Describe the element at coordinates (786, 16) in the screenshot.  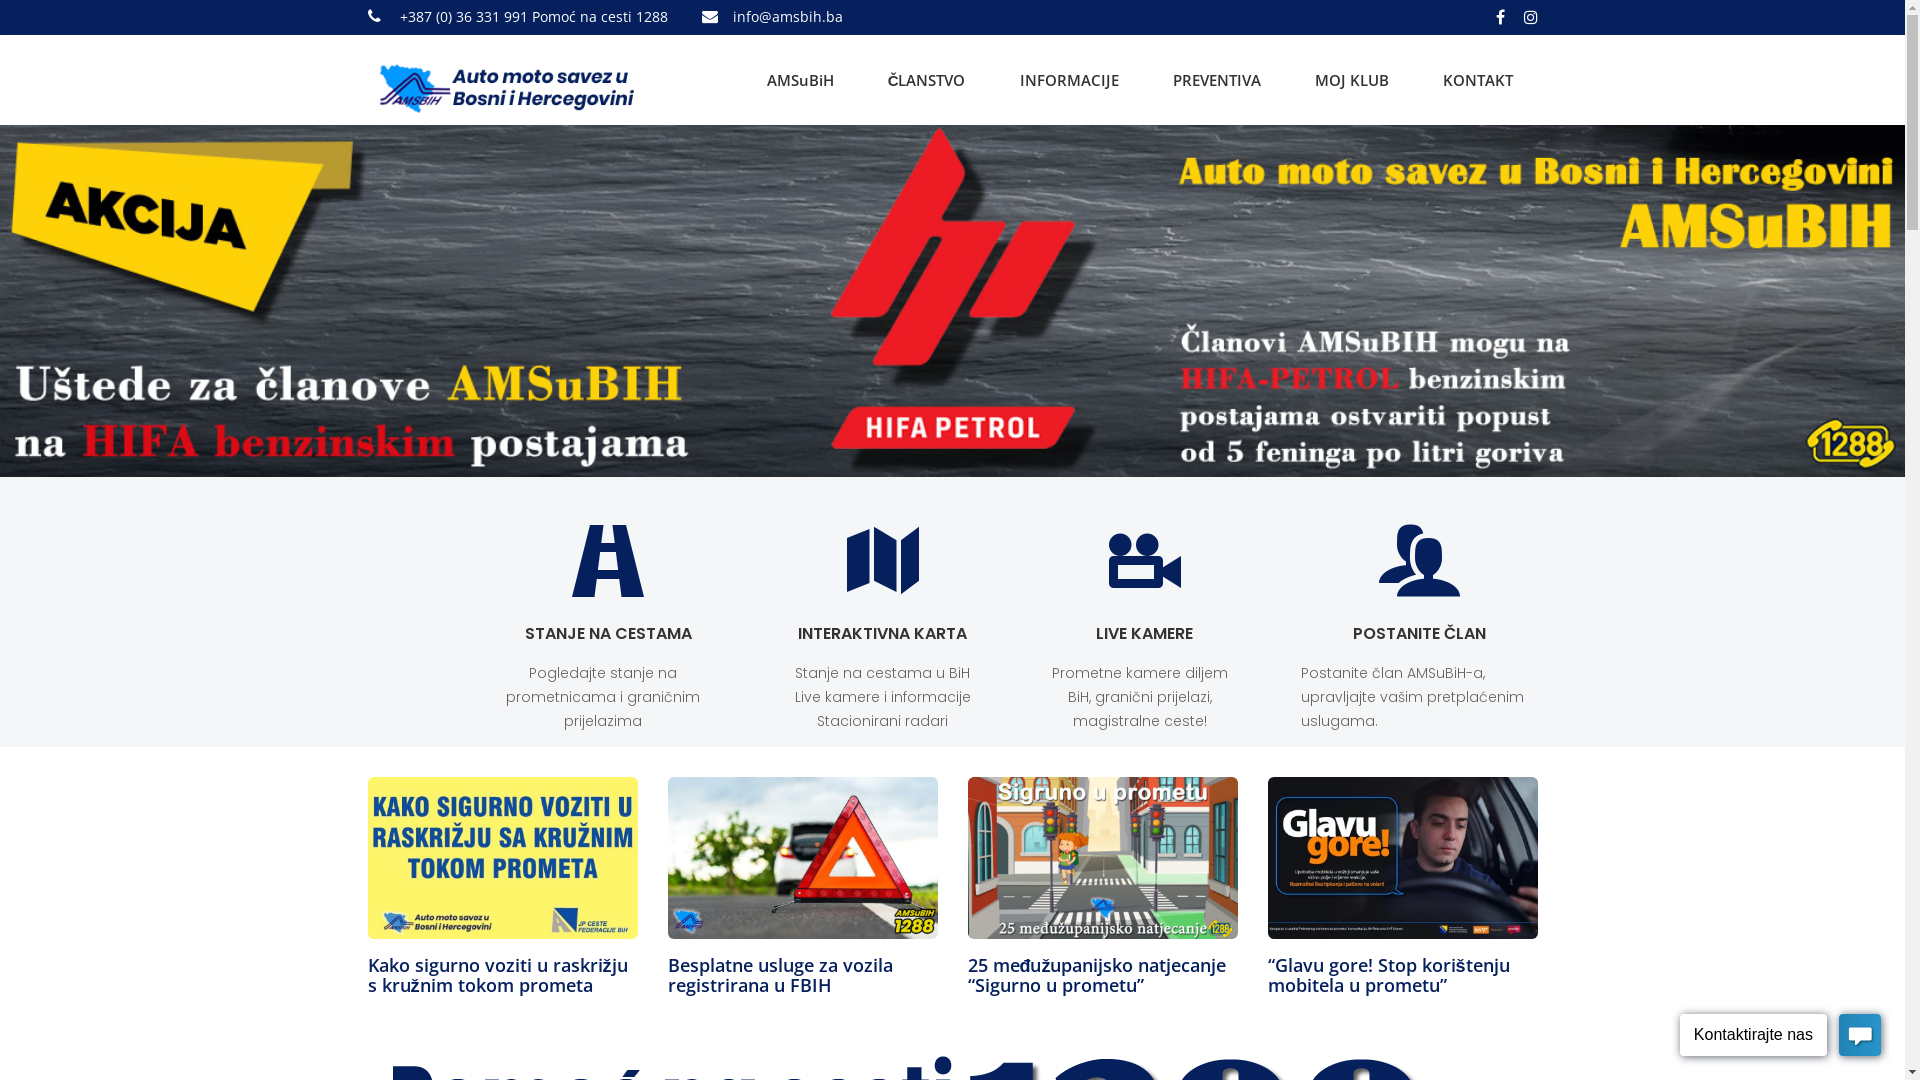
I see `'info@amsbih.ba'` at that location.